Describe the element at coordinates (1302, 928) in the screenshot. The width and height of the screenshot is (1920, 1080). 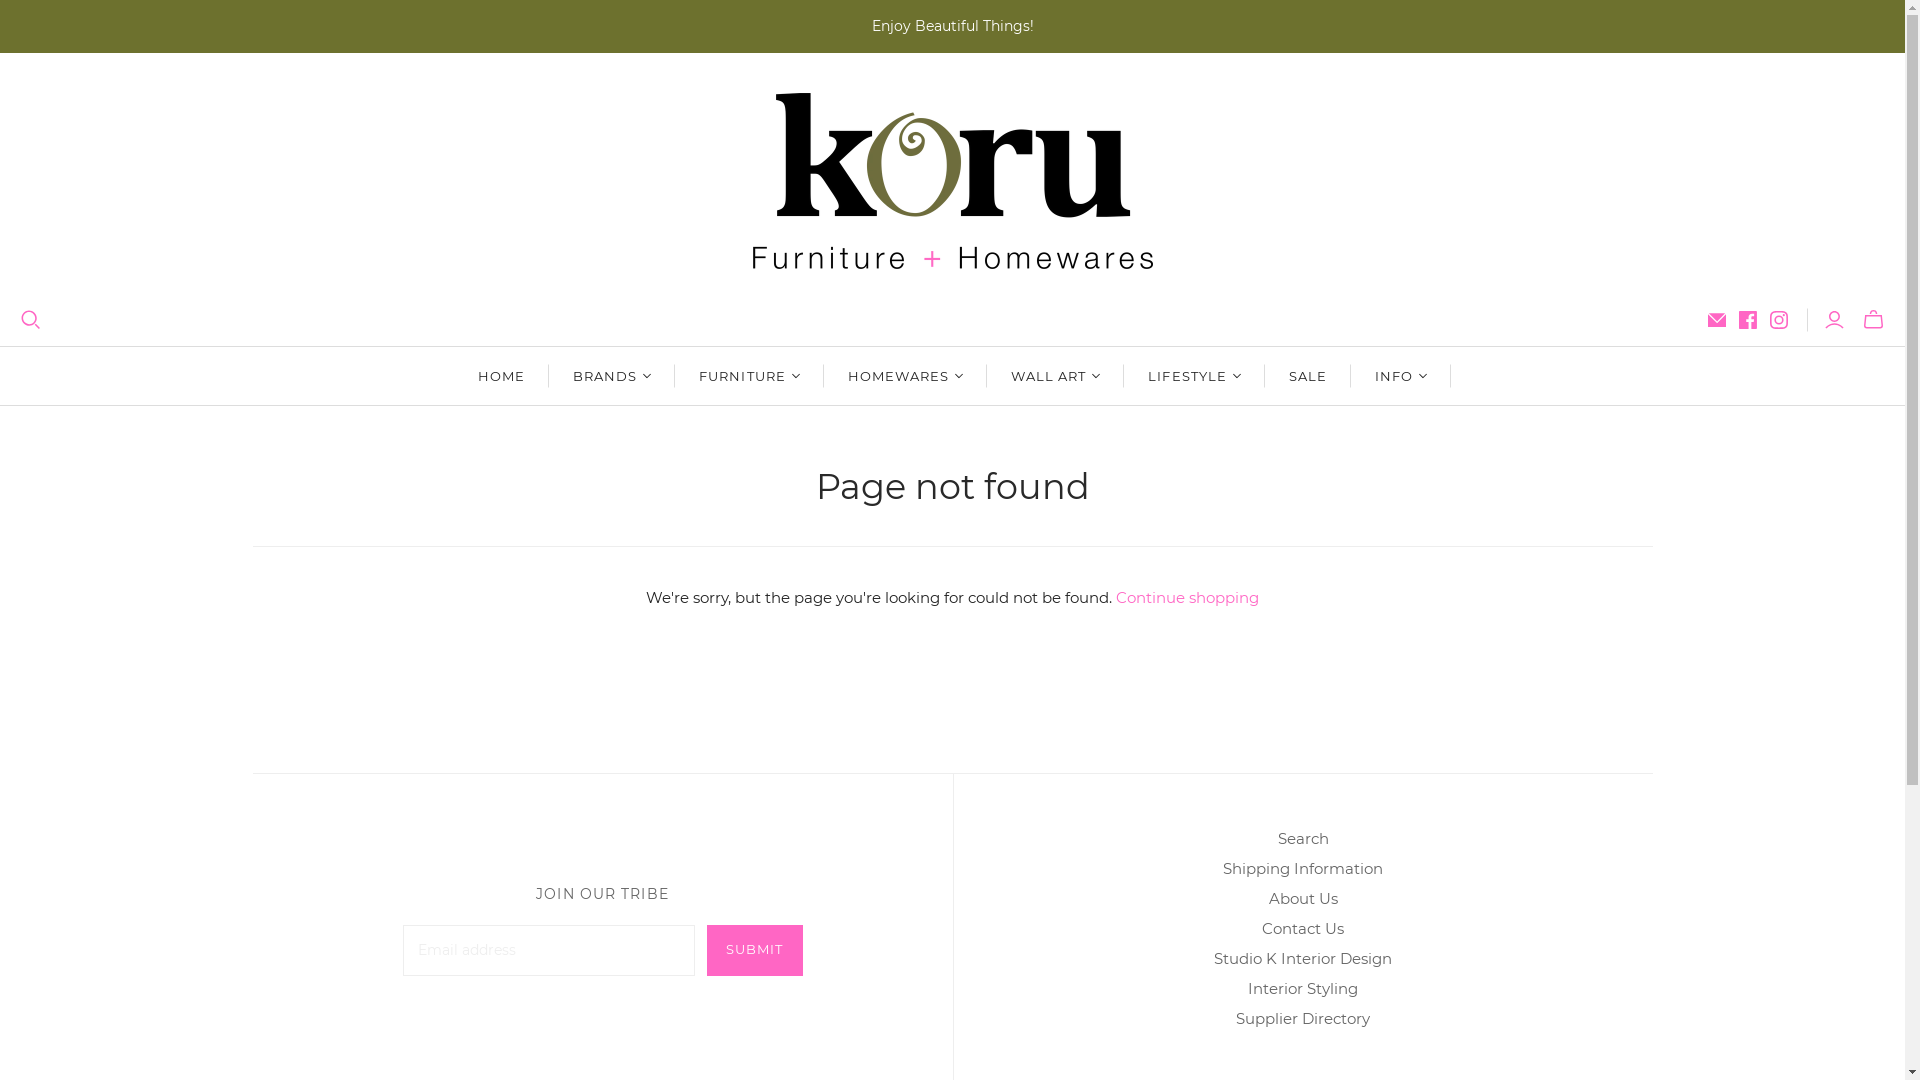
I see `'Contact Us'` at that location.